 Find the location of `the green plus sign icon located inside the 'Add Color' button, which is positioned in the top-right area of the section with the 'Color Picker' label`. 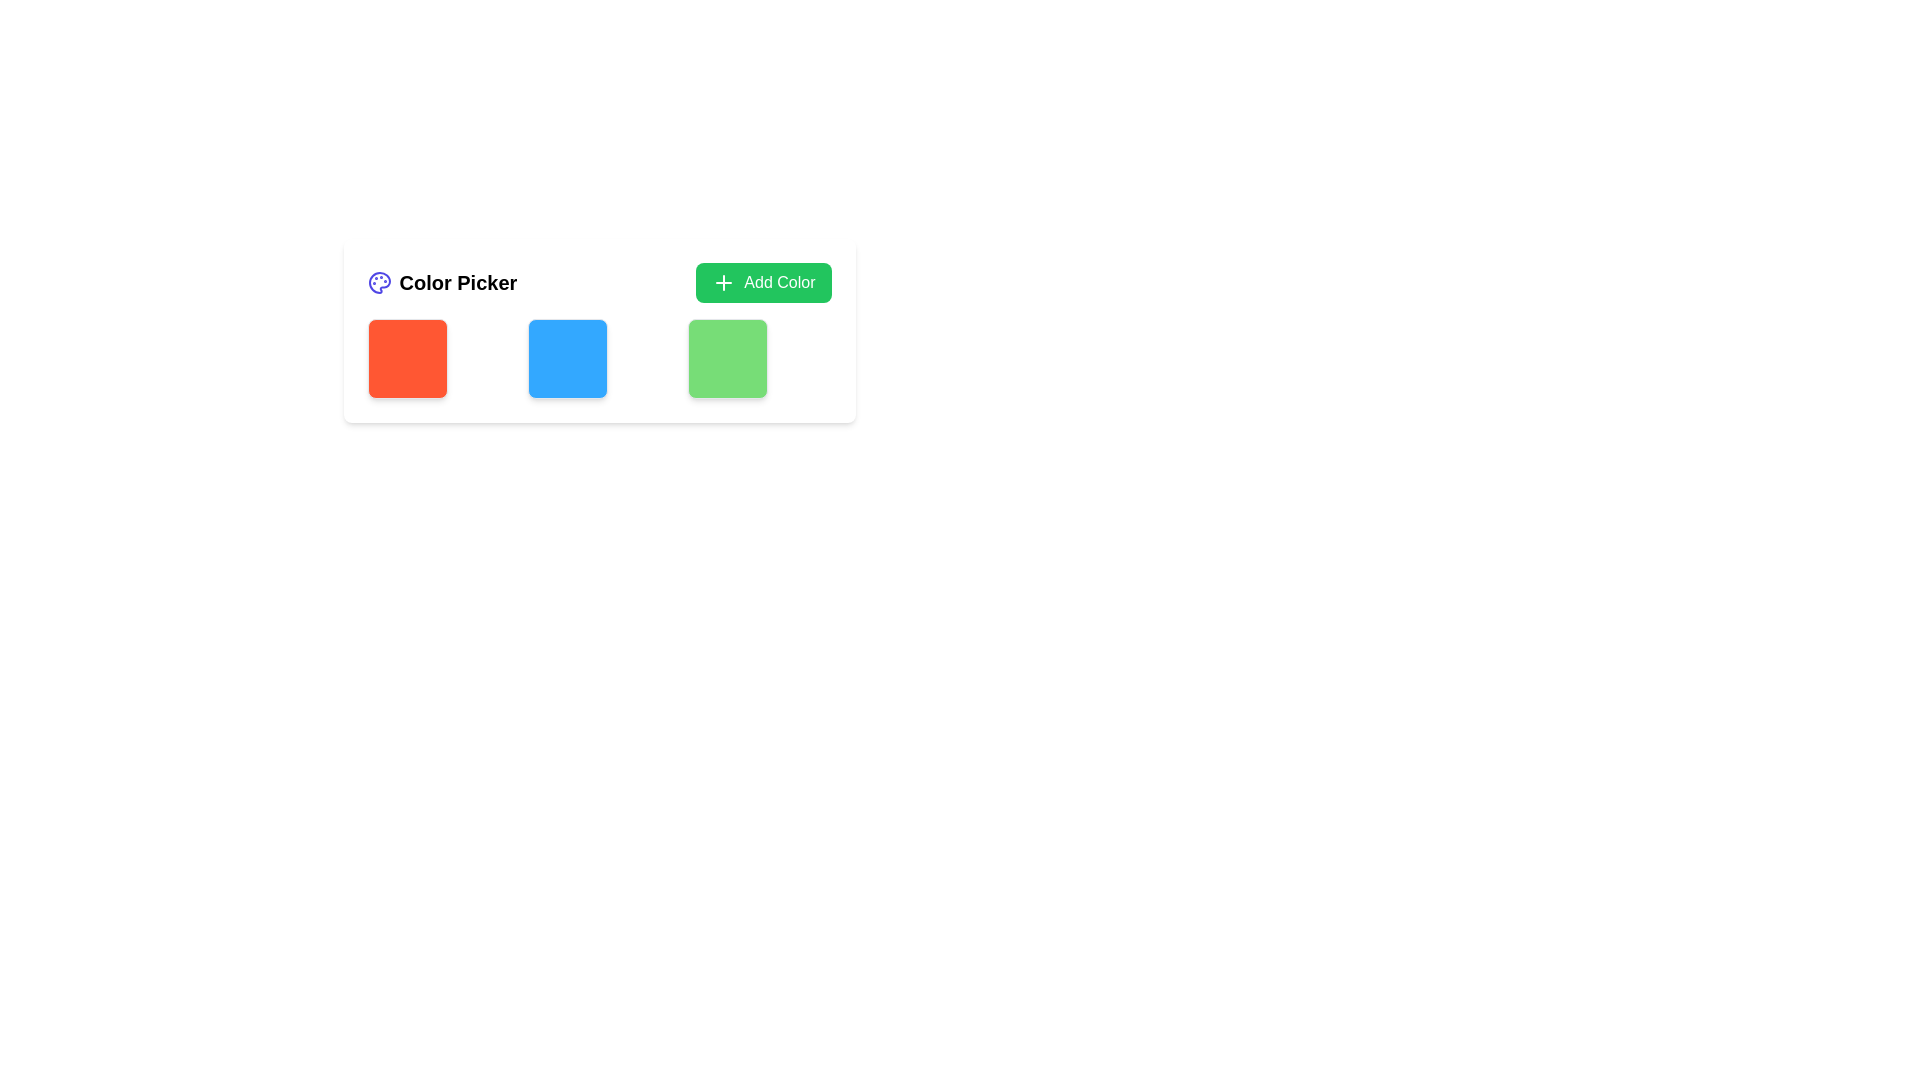

the green plus sign icon located inside the 'Add Color' button, which is positioned in the top-right area of the section with the 'Color Picker' label is located at coordinates (723, 282).